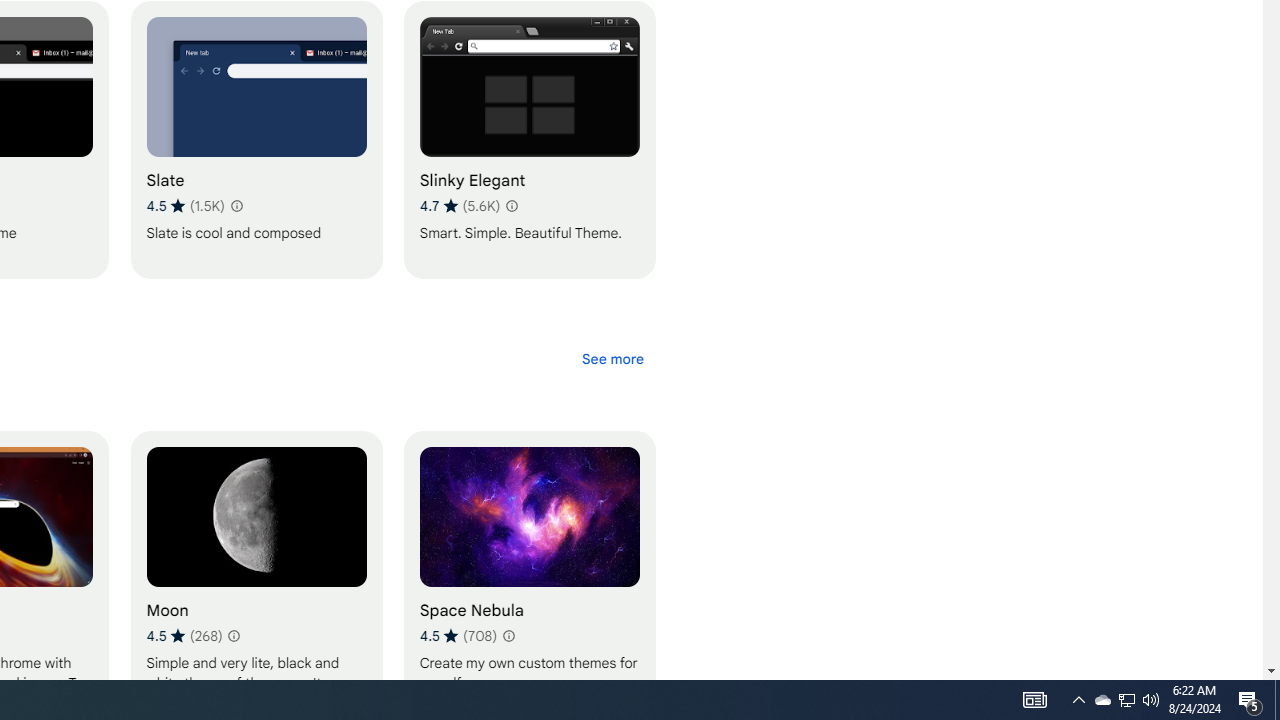 The width and height of the screenshot is (1280, 720). What do you see at coordinates (255, 139) in the screenshot?
I see `'Slate'` at bounding box center [255, 139].